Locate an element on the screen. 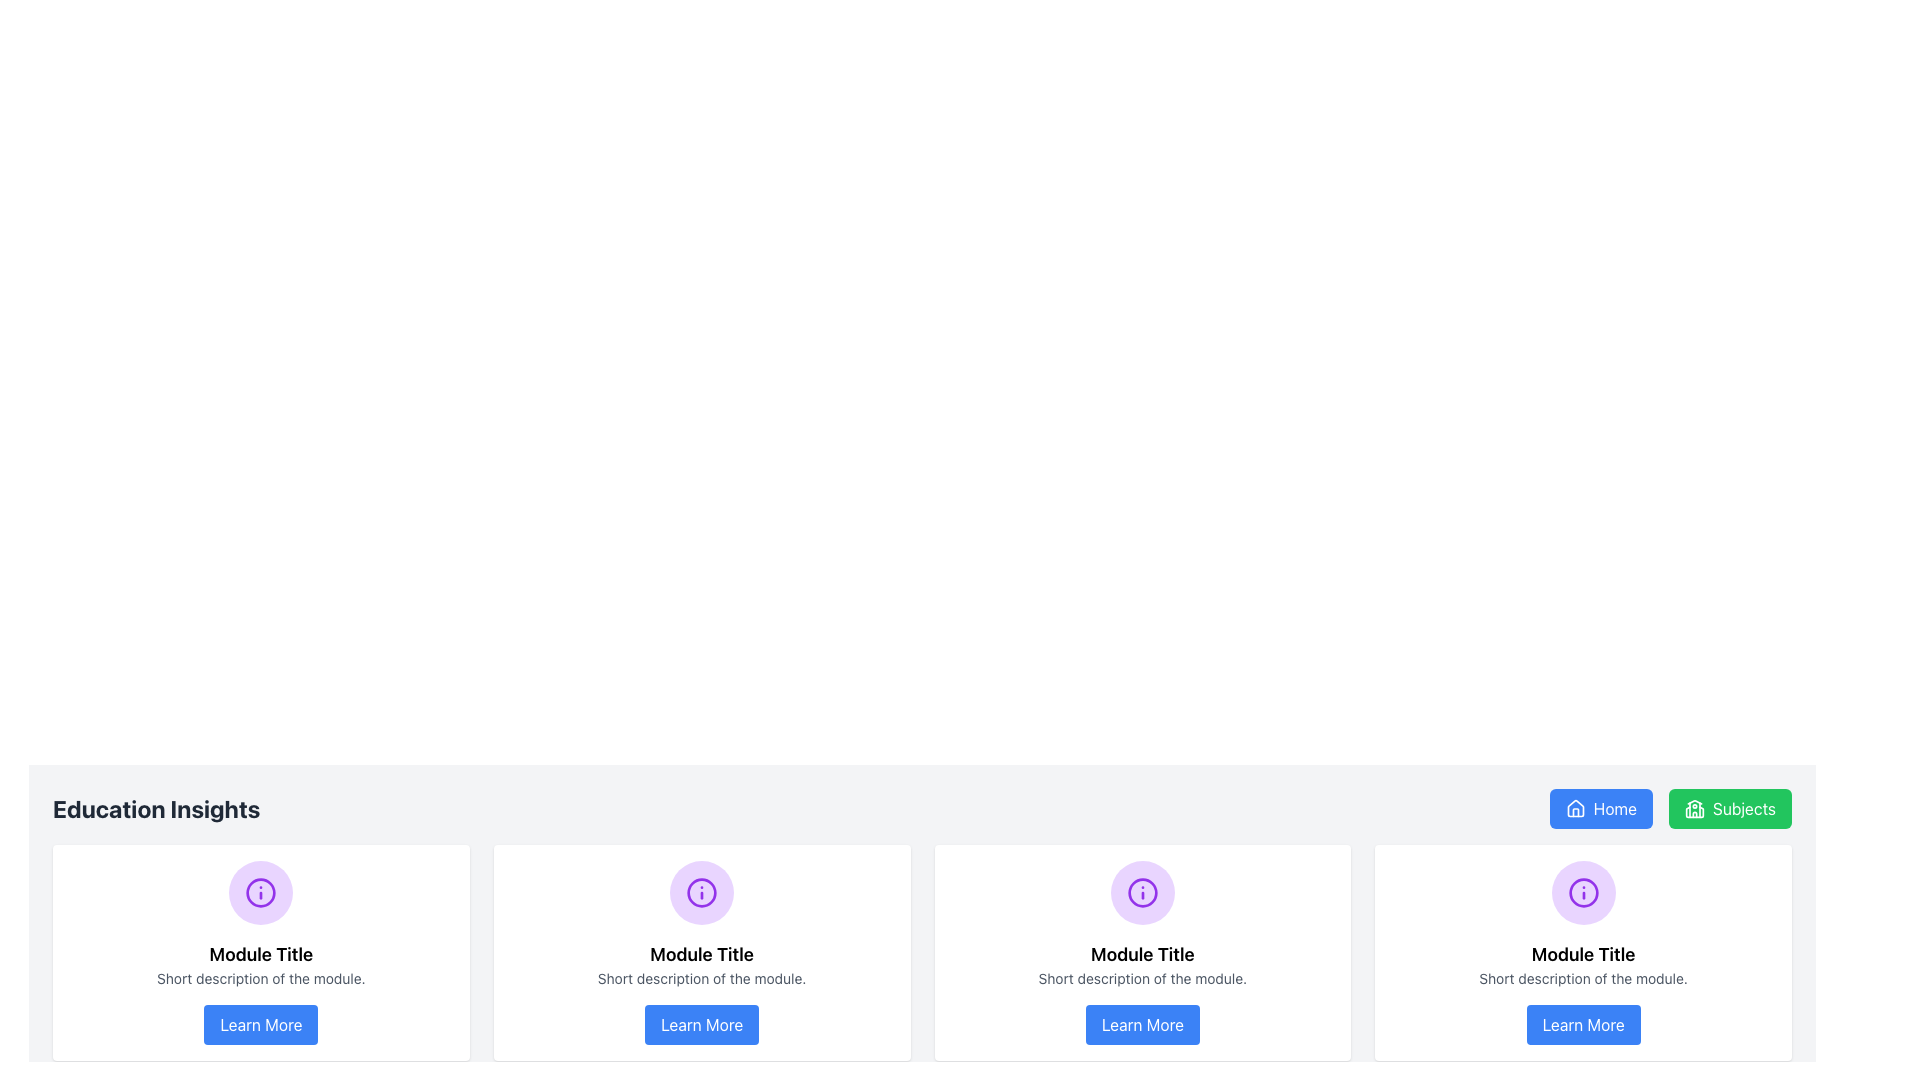 The width and height of the screenshot is (1920, 1080). the blue 'Learn More' button located at the bottom center of the card to observe the hover effects is located at coordinates (702, 1025).